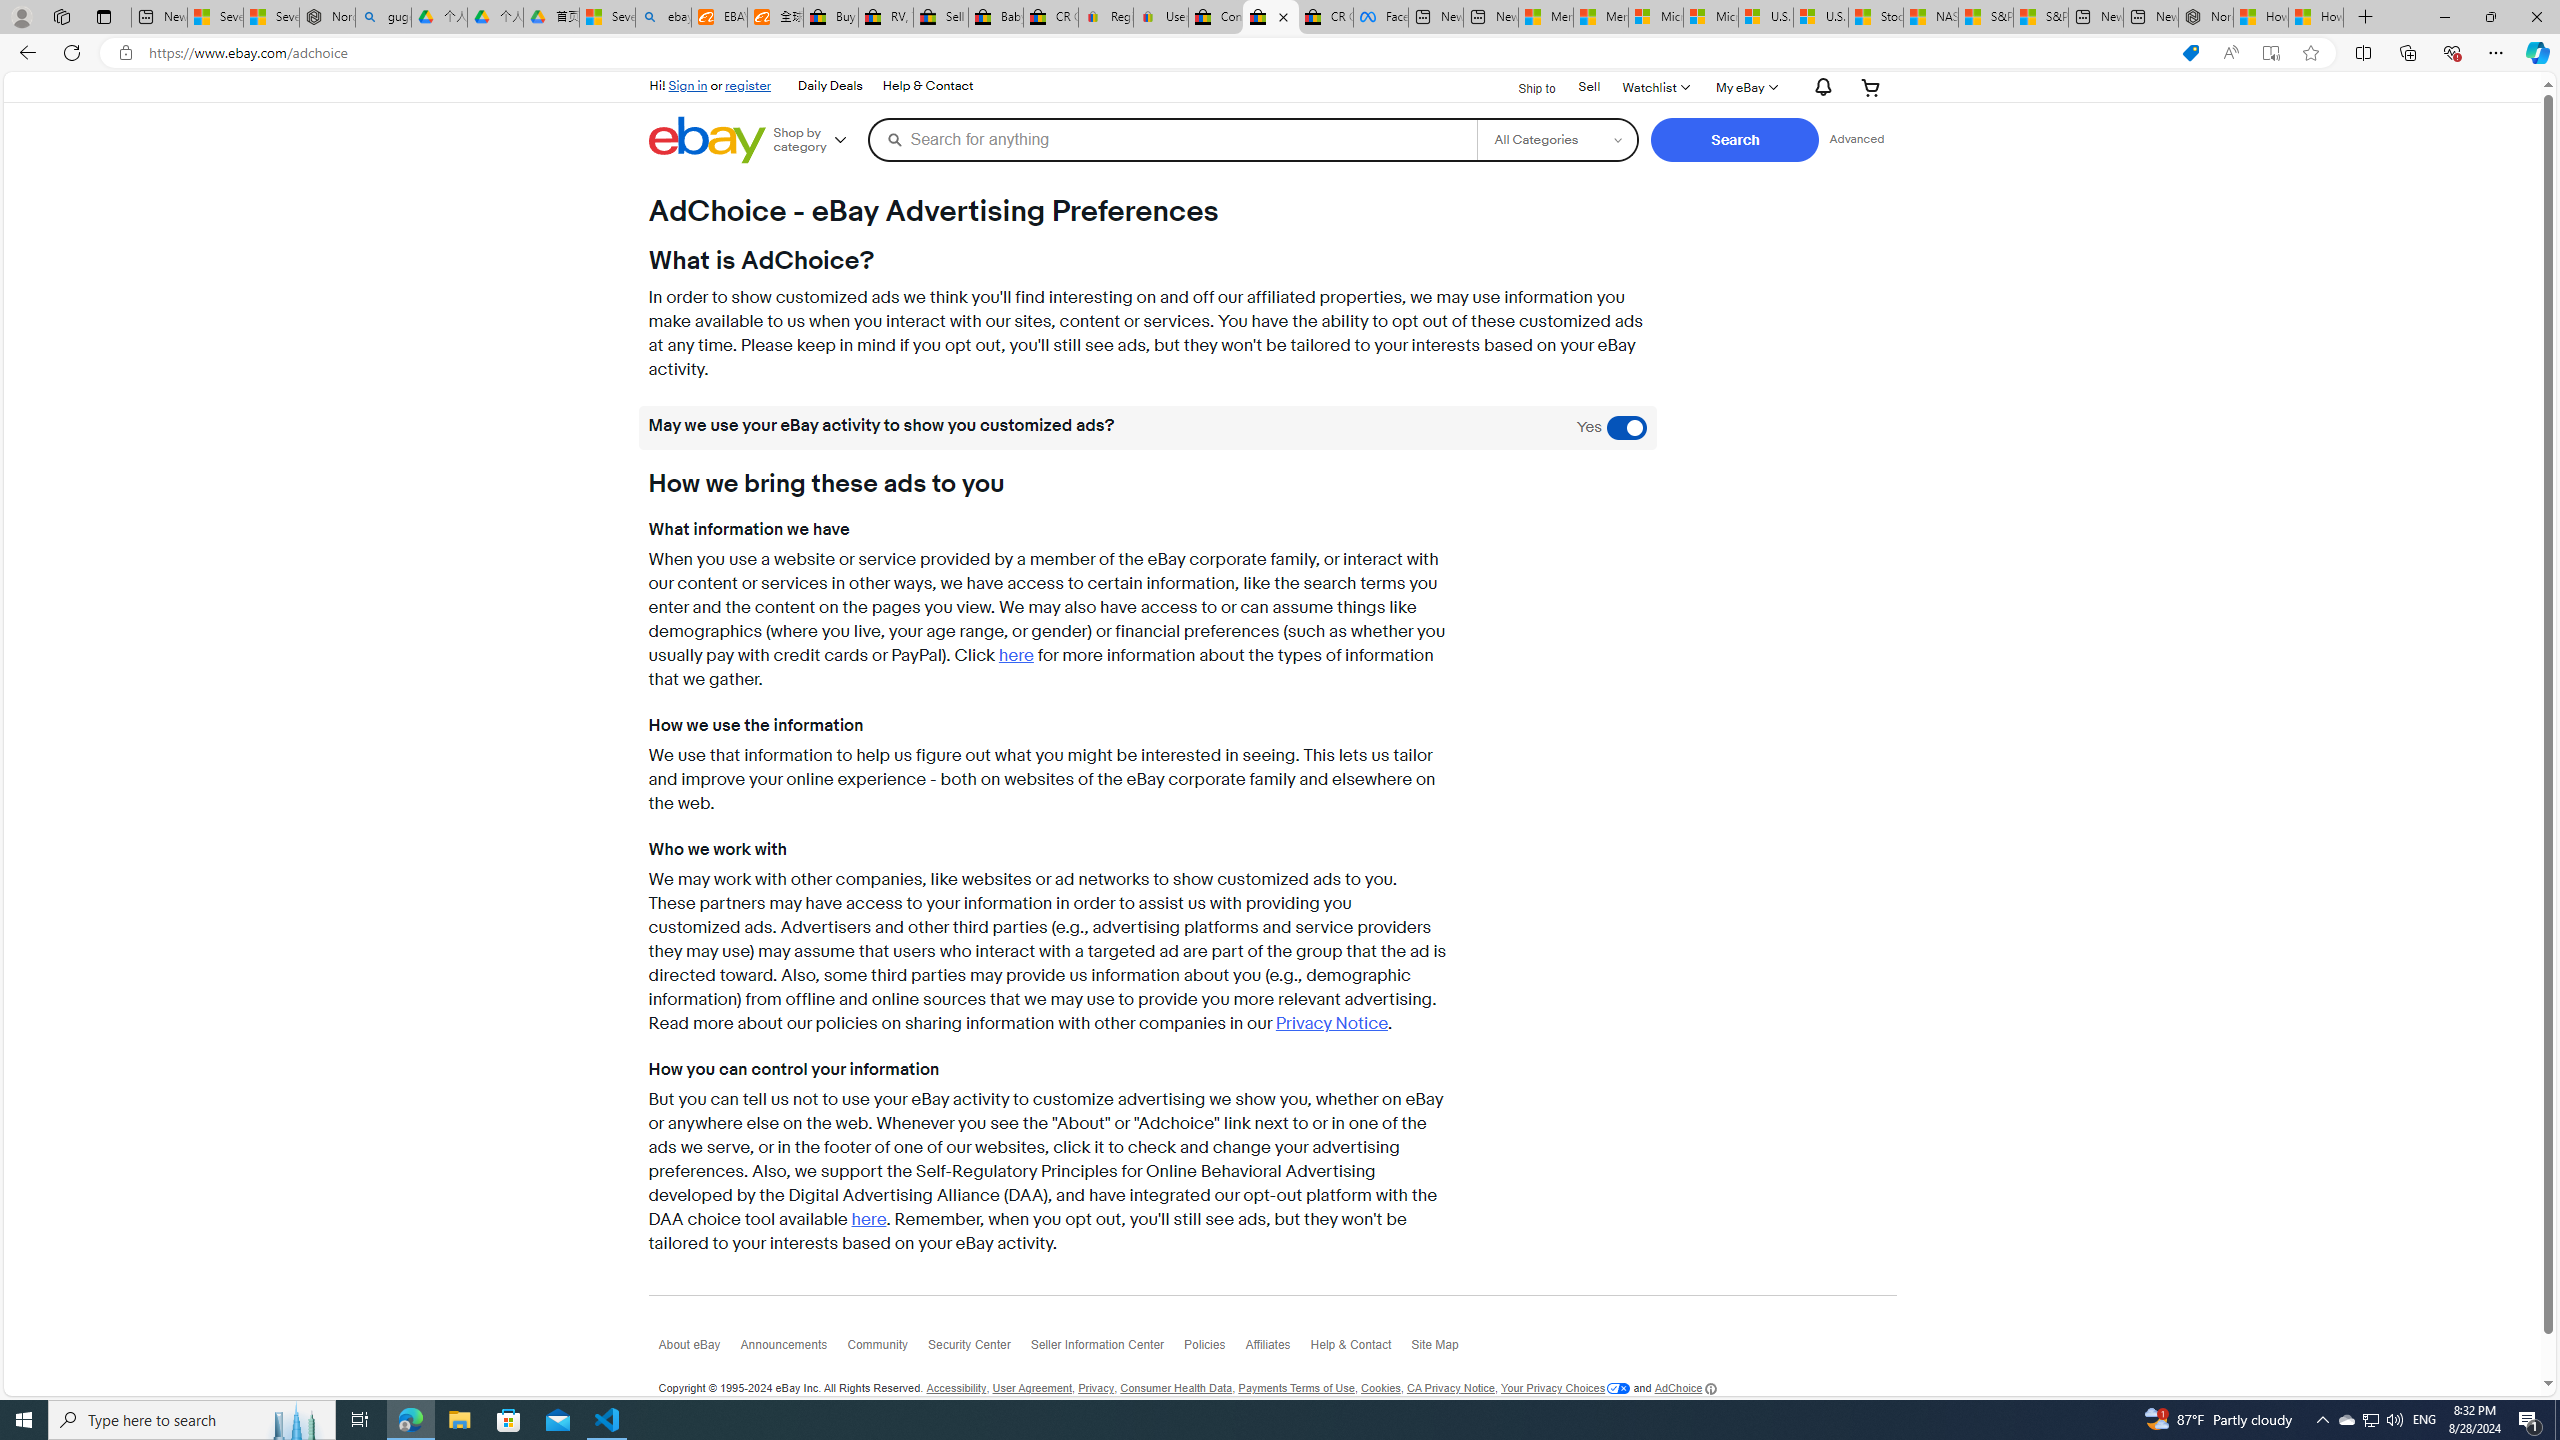 The image size is (2560, 1440). Describe the element at coordinates (688, 84) in the screenshot. I see `'Sign in'` at that location.